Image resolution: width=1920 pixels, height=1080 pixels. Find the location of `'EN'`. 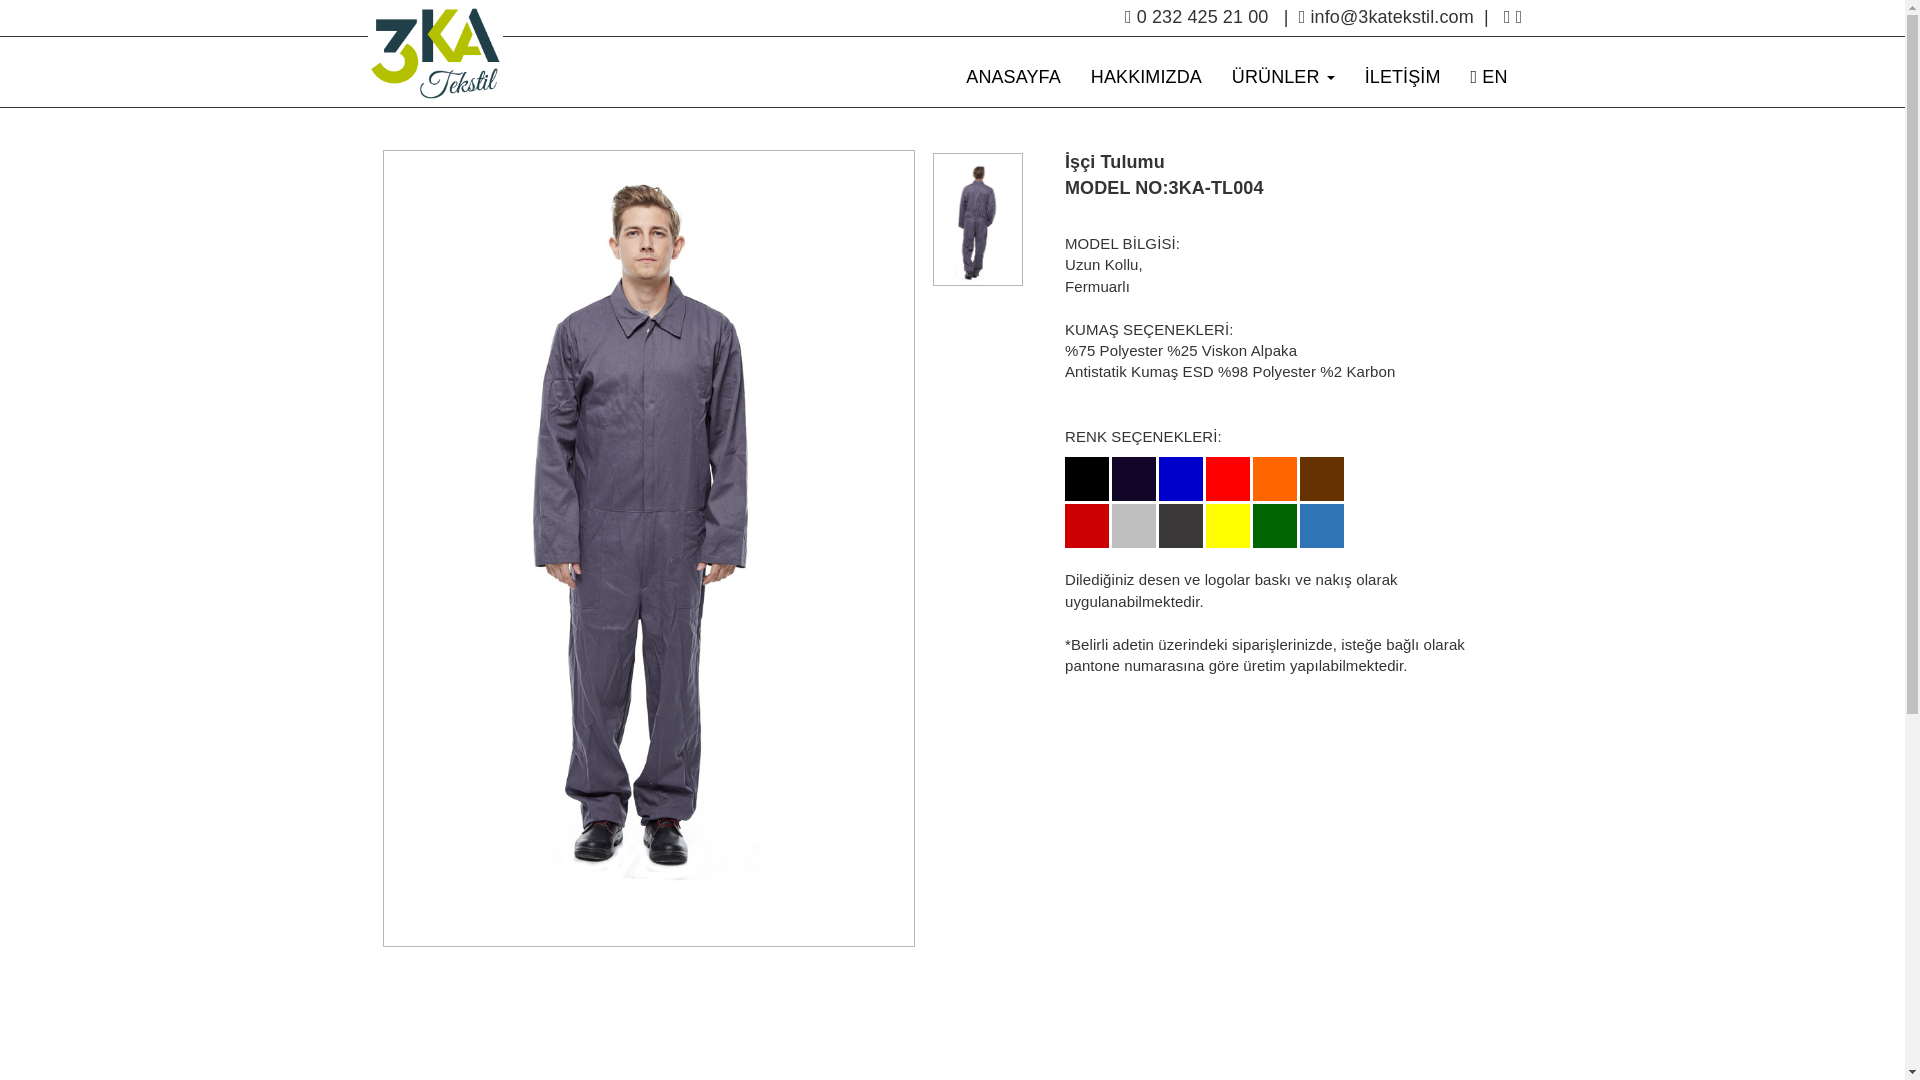

'EN' is located at coordinates (1489, 76).